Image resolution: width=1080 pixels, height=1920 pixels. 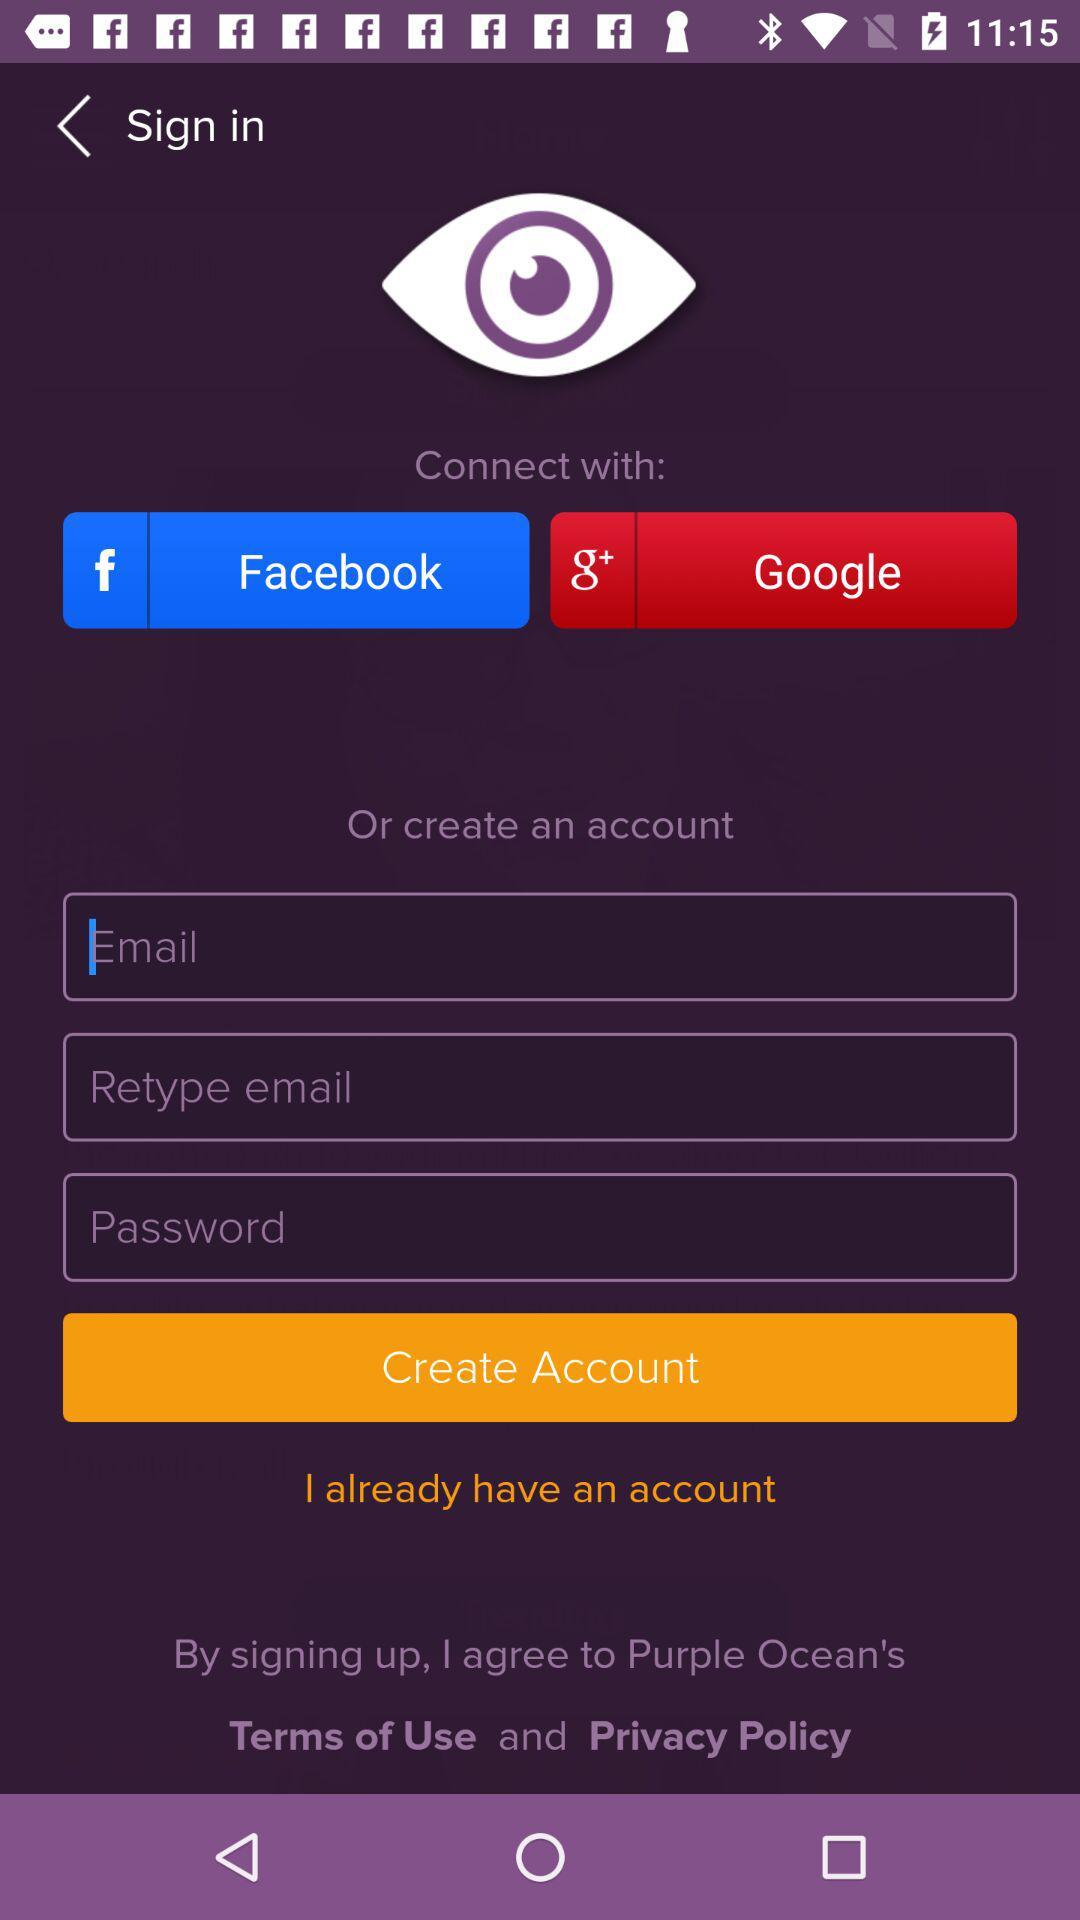 I want to click on the arrow_backward icon, so click(x=72, y=124).